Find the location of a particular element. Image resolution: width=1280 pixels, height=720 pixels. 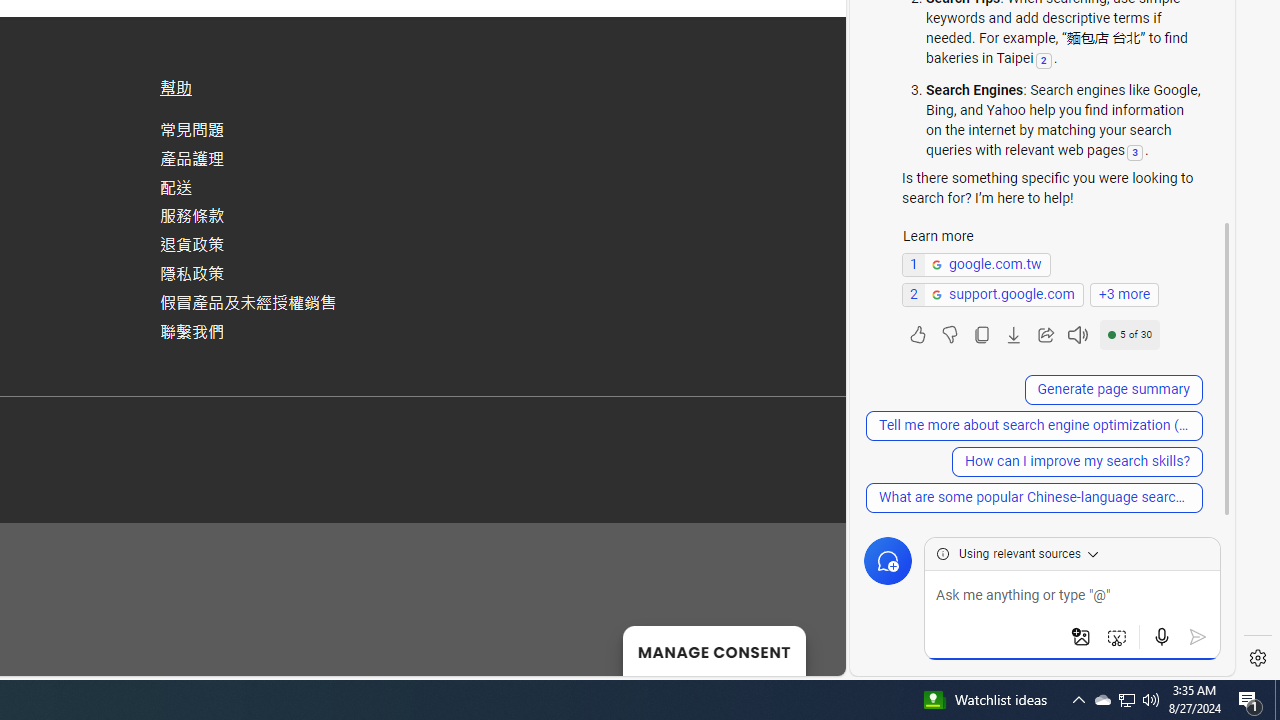

'MANAGE CONSENT' is located at coordinates (714, 650).